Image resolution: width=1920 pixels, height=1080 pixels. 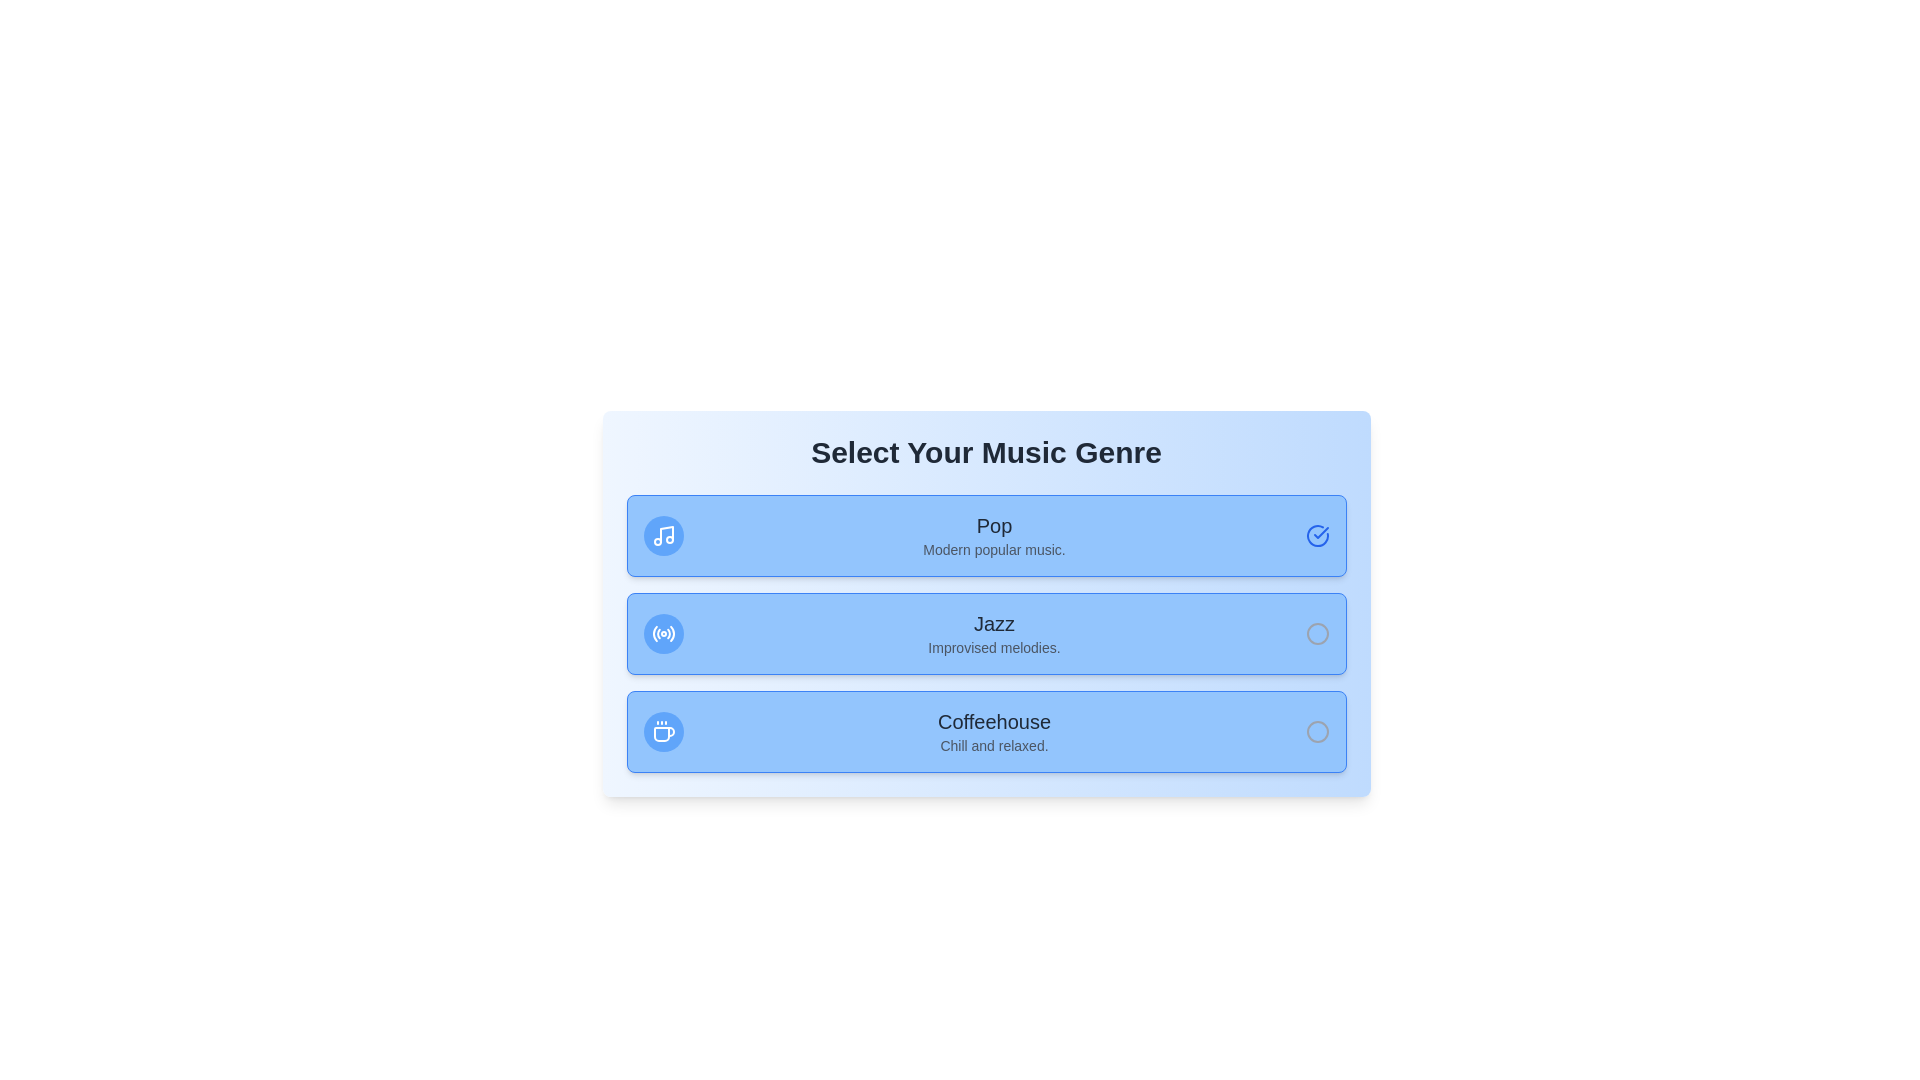 What do you see at coordinates (994, 535) in the screenshot?
I see `the text block displaying 'Pop' and 'Modern popular music.'` at bounding box center [994, 535].